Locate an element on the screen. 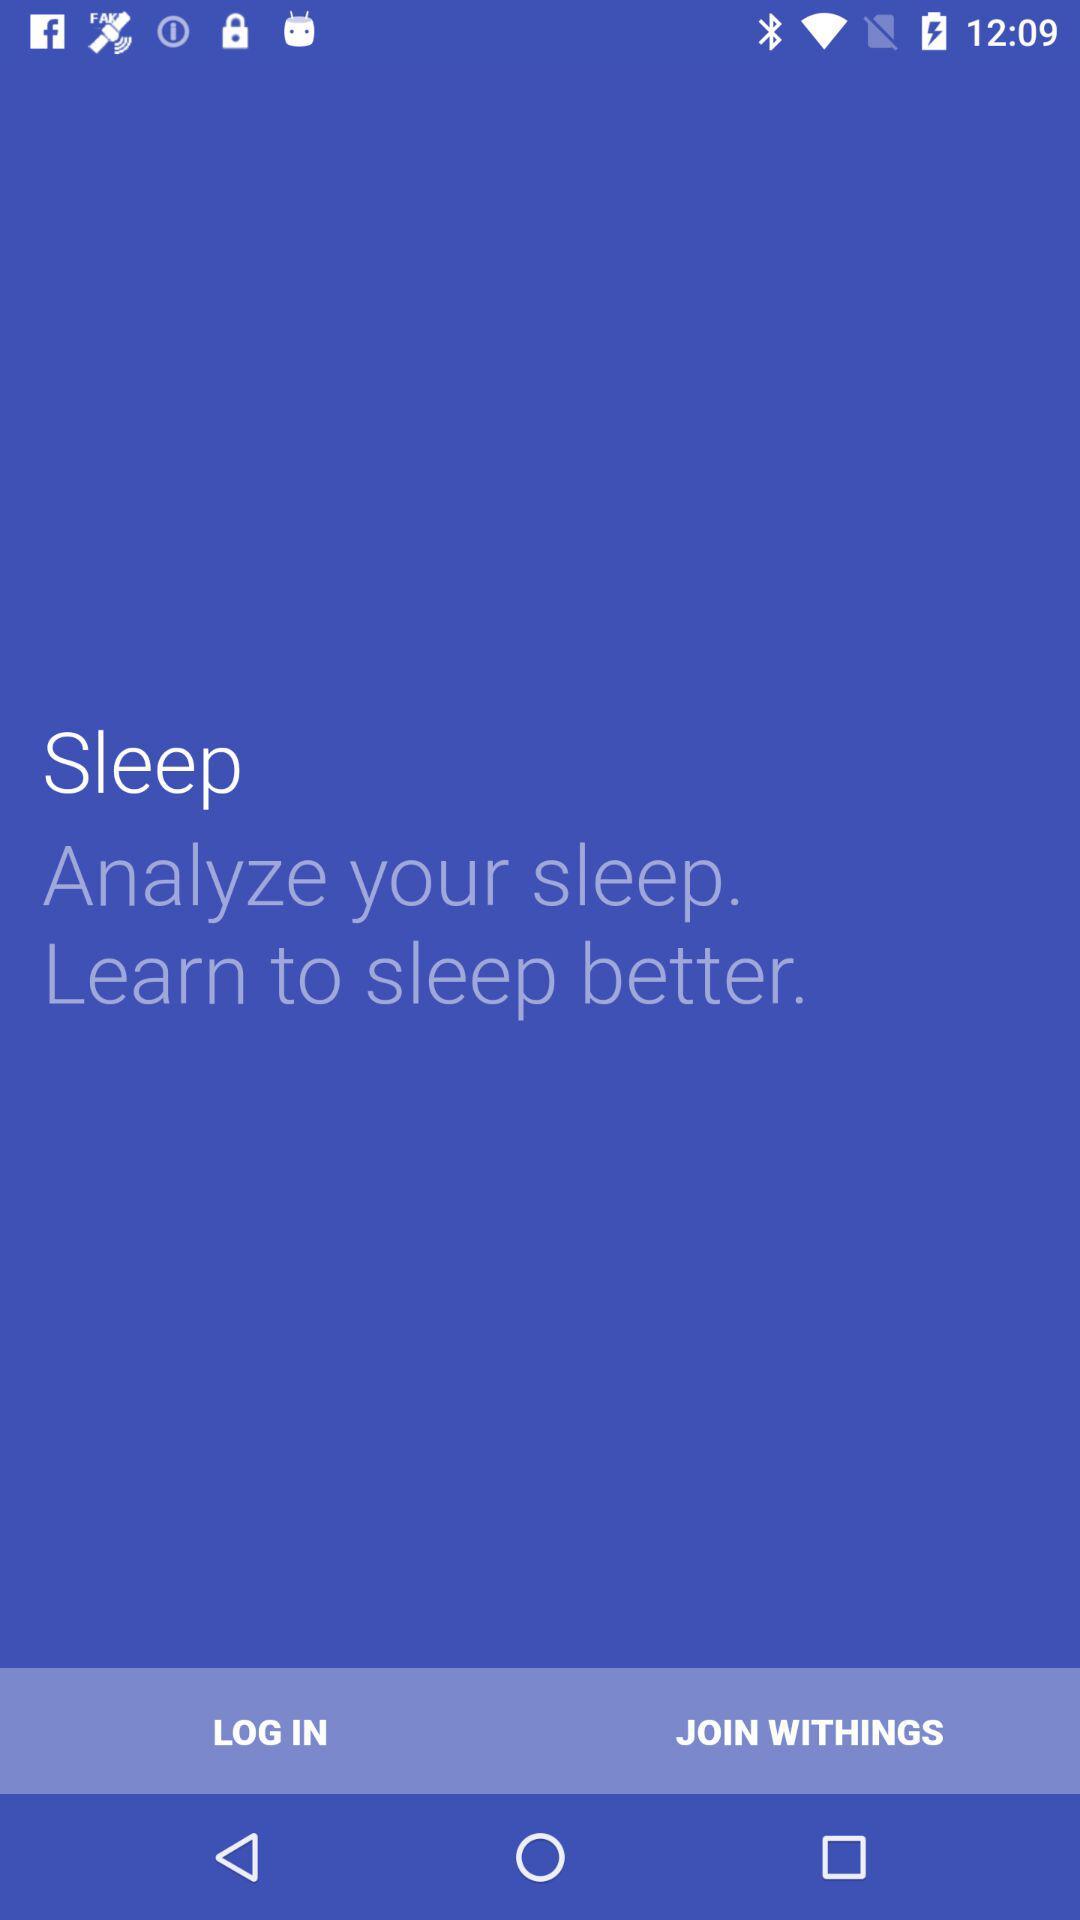 This screenshot has width=1080, height=1920. the icon to the left of join withings item is located at coordinates (270, 1730).